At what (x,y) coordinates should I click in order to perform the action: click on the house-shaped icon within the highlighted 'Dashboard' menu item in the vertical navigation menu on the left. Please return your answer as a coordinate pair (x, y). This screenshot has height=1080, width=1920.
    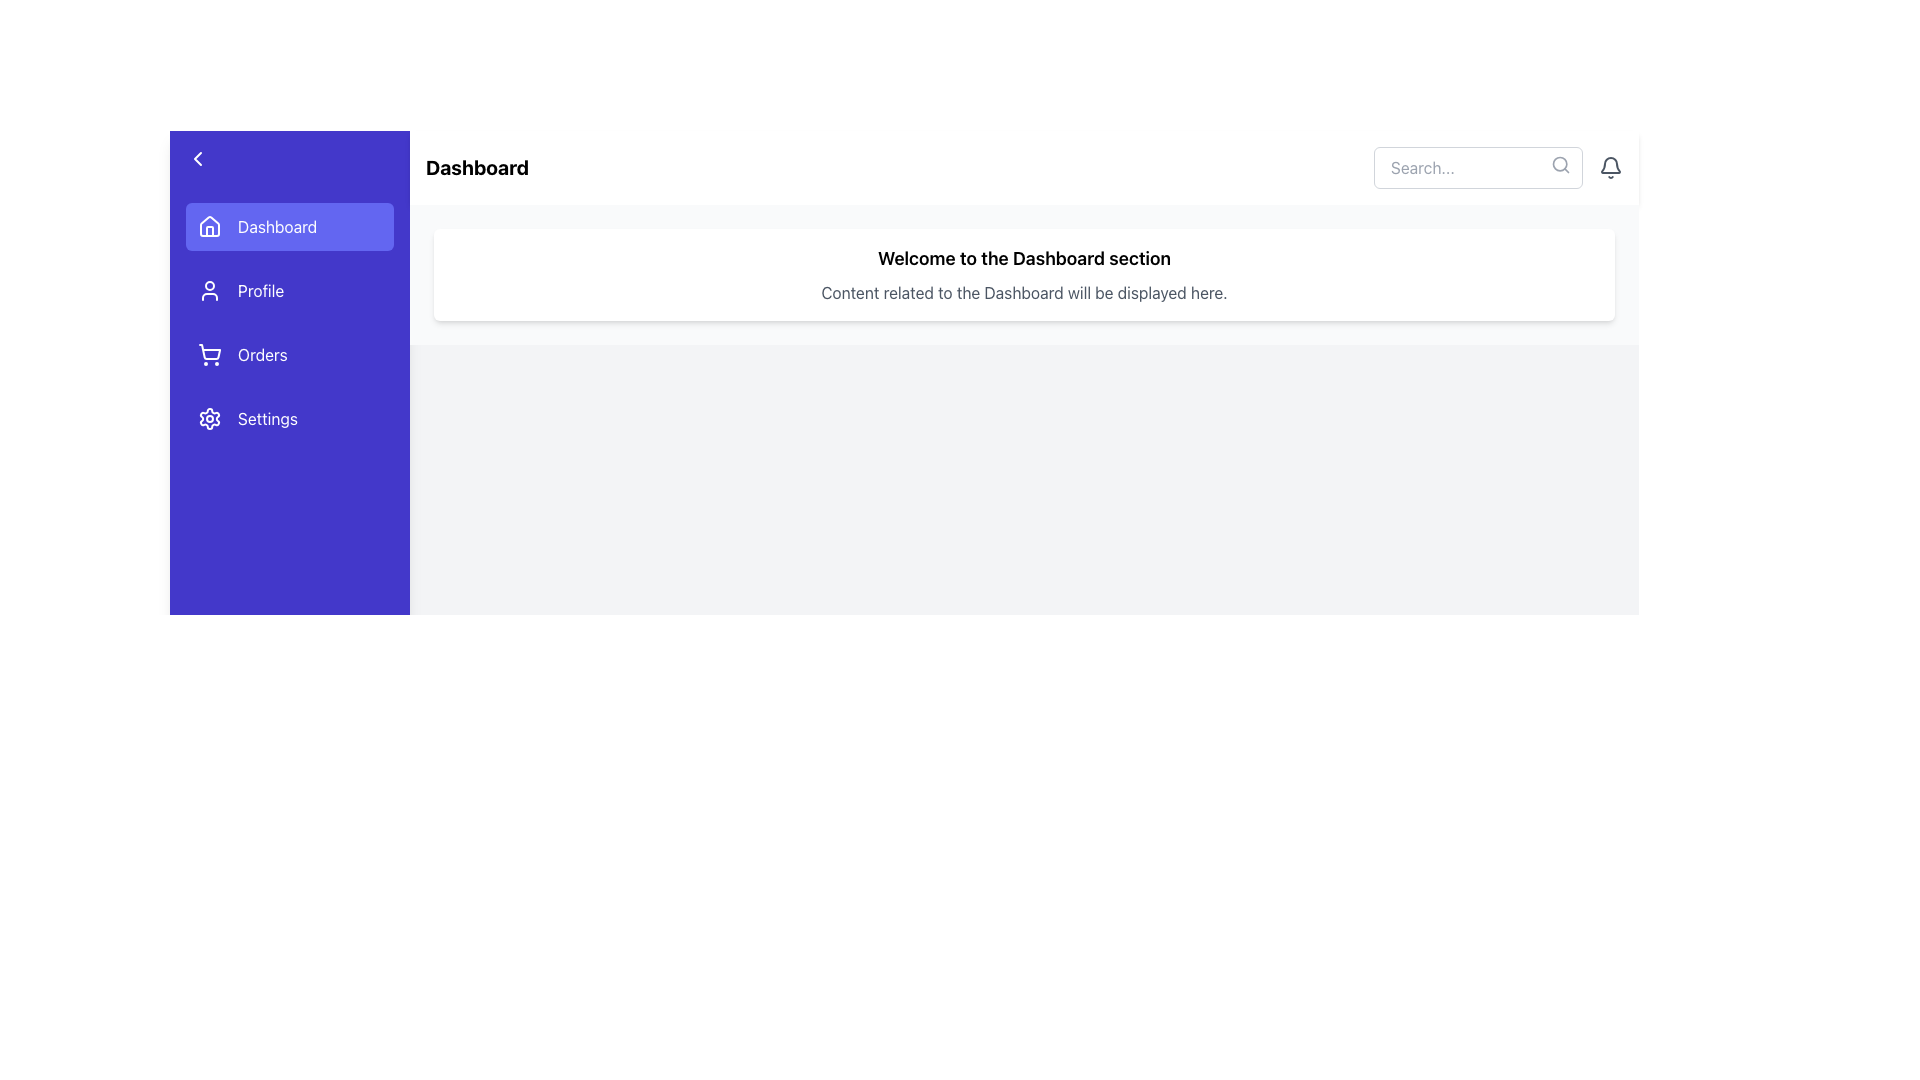
    Looking at the image, I should click on (210, 225).